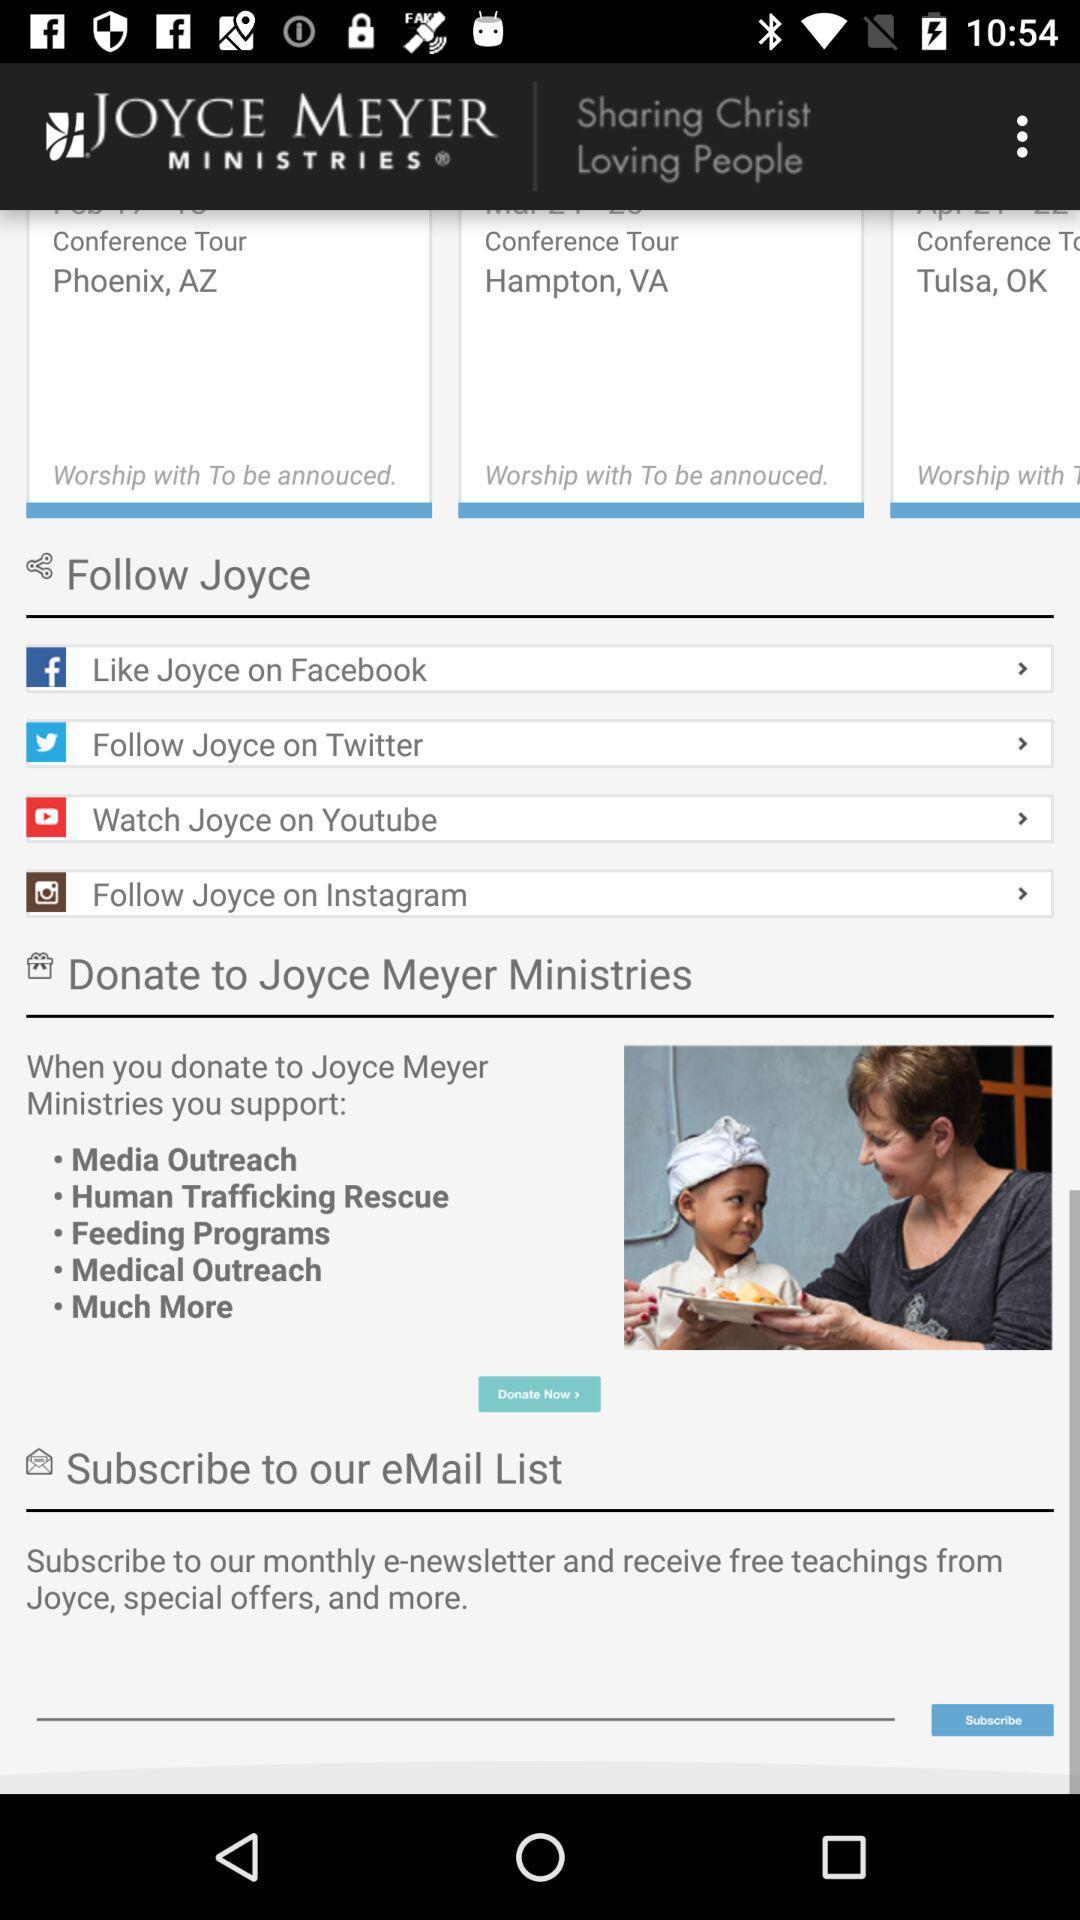 This screenshot has width=1080, height=1920. I want to click on subscribe, so click(992, 1719).